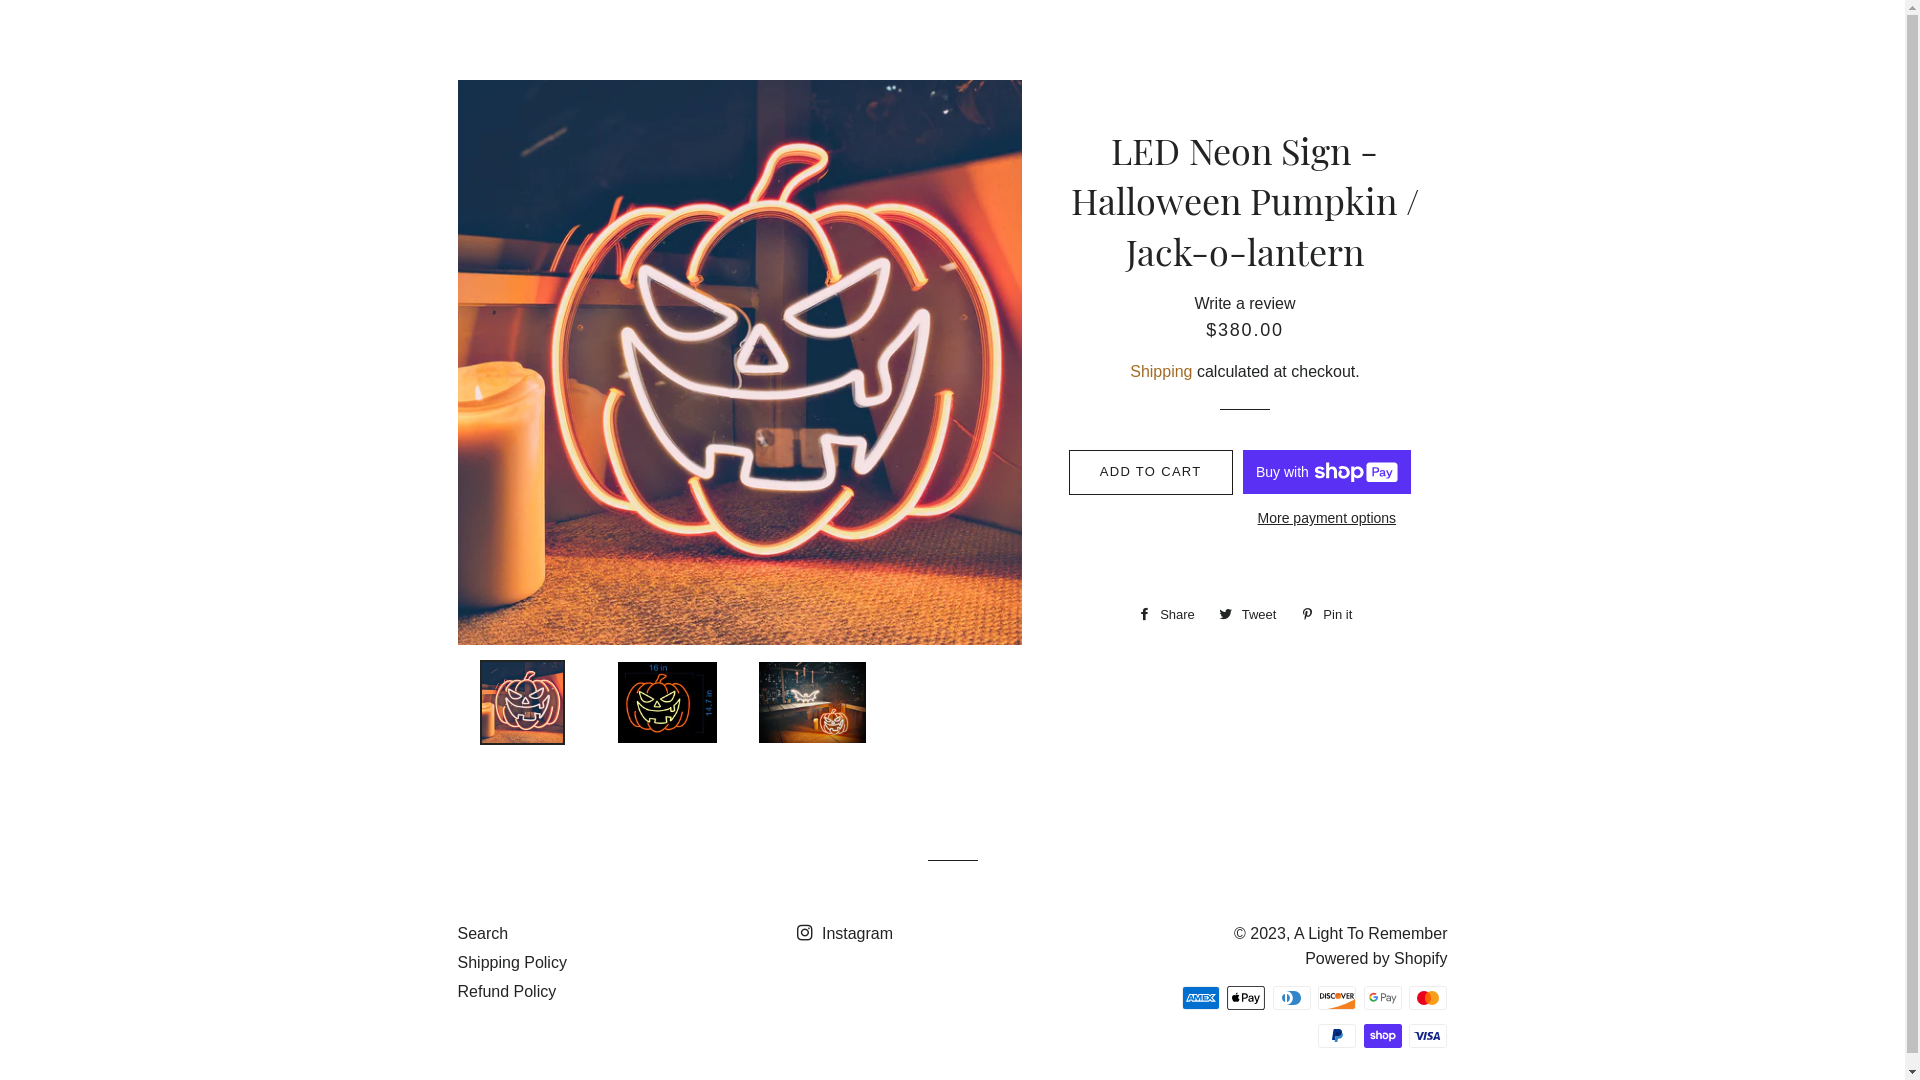 This screenshot has height=1080, width=1920. What do you see at coordinates (483, 933) in the screenshot?
I see `'Search'` at bounding box center [483, 933].